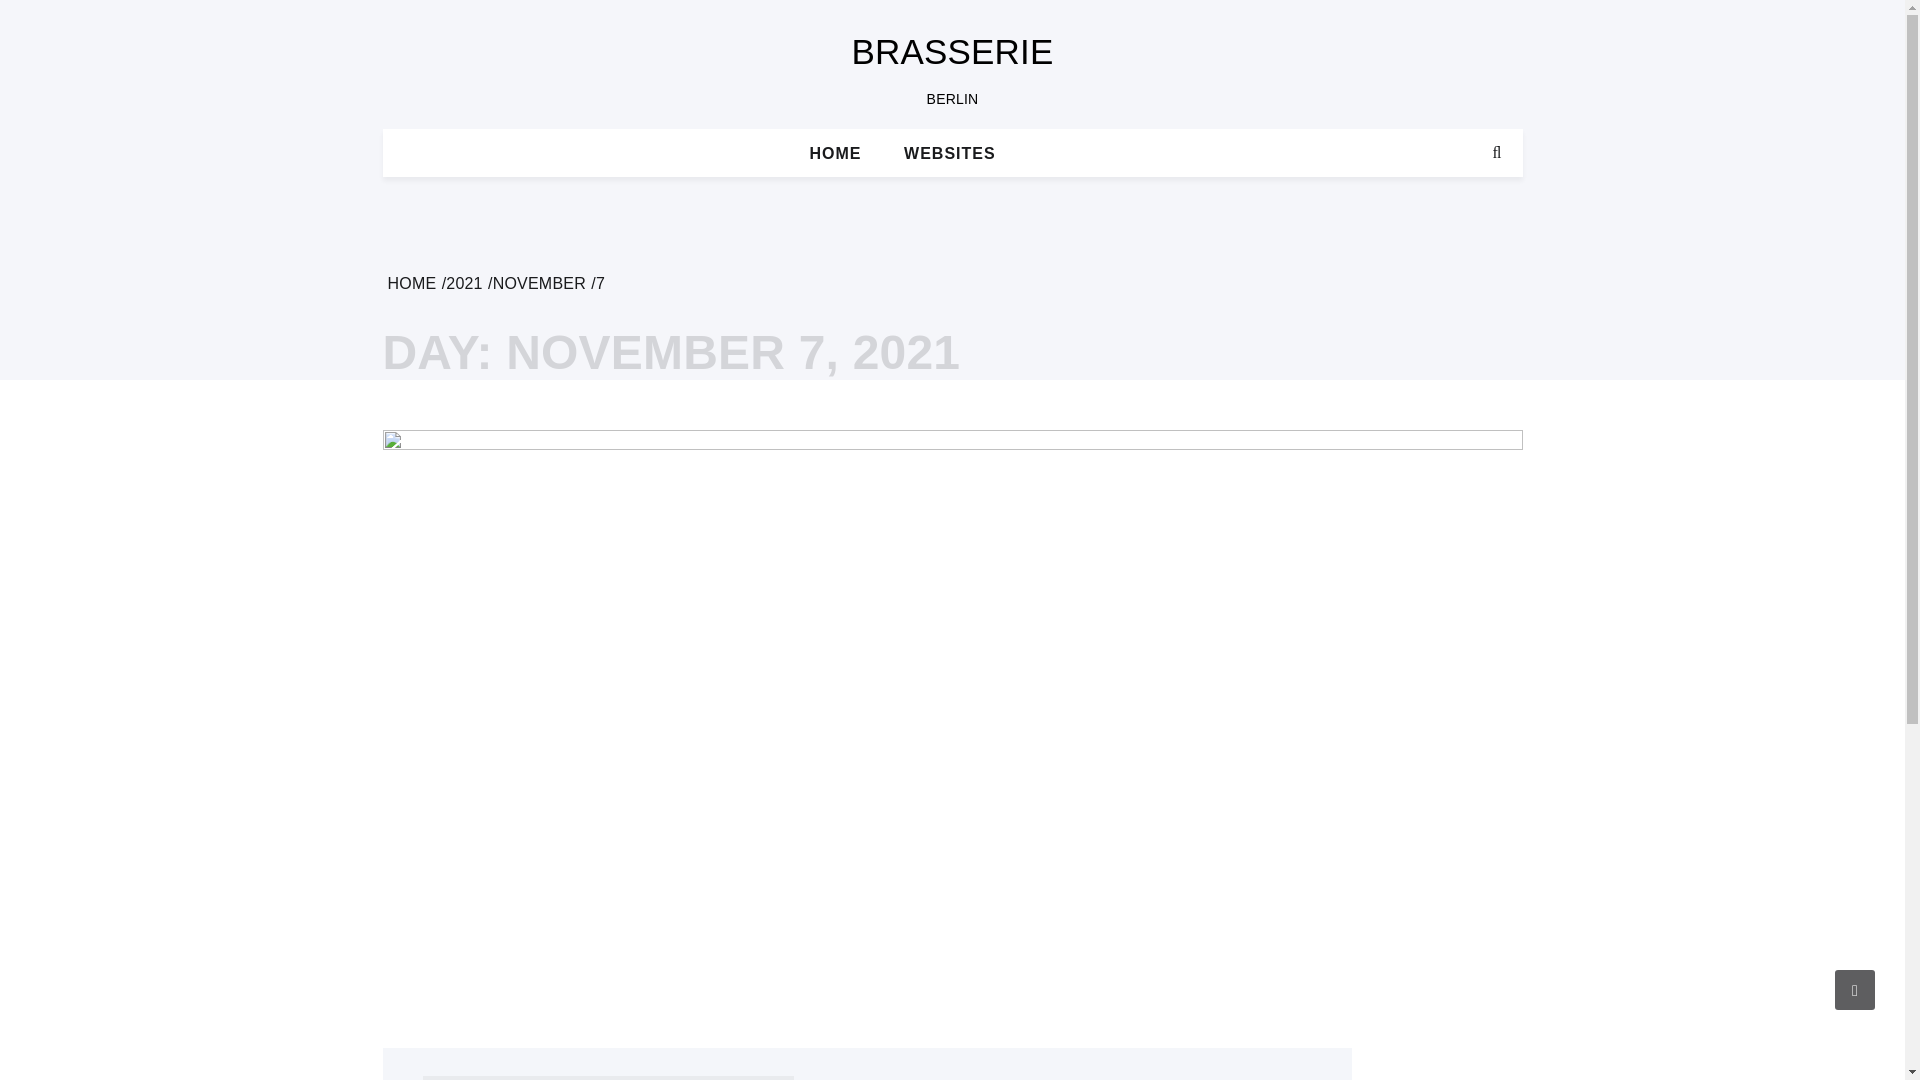 The height and width of the screenshot is (1080, 1920). Describe the element at coordinates (1853, 990) in the screenshot. I see `'Go to Top'` at that location.